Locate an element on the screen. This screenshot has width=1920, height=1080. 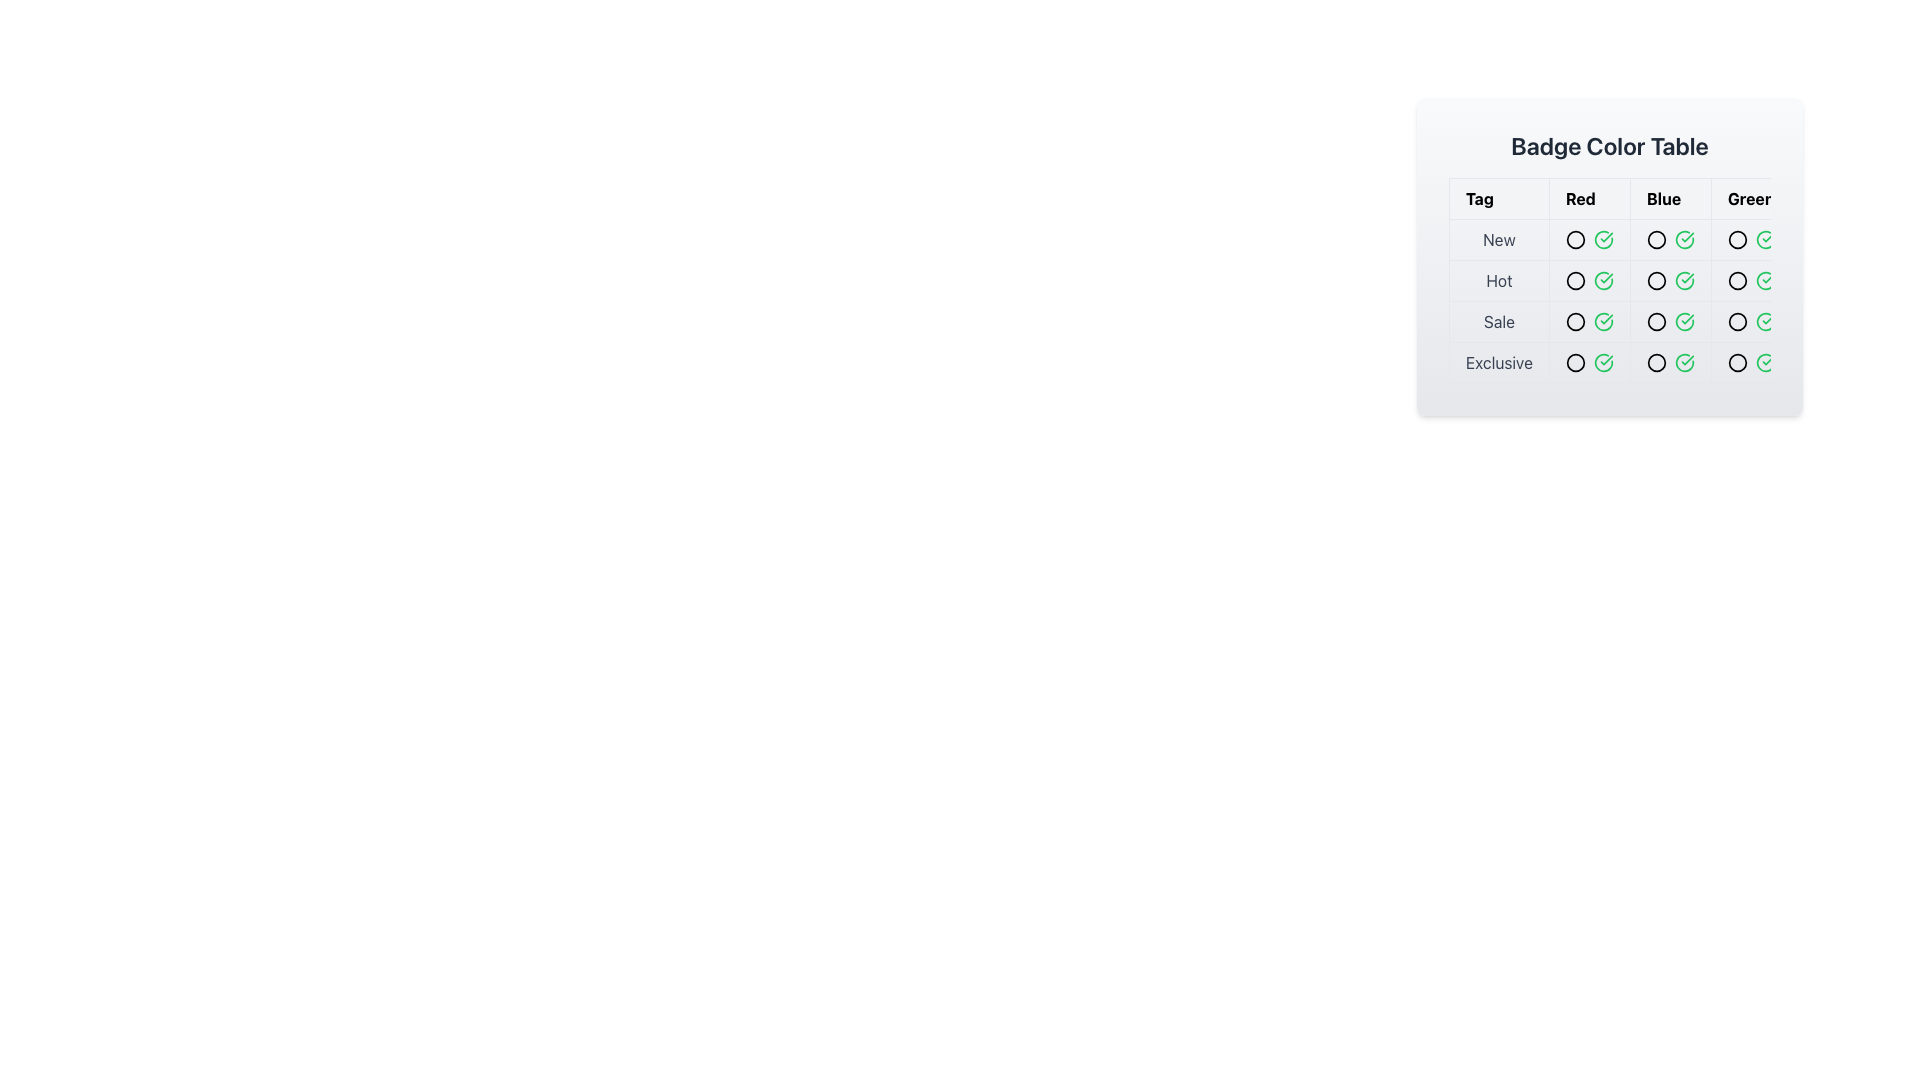
the confirmation icon located in the last row labeled 'Exclusive' under the 'Green' column of the 'Badge Color Table' is located at coordinates (1765, 362).